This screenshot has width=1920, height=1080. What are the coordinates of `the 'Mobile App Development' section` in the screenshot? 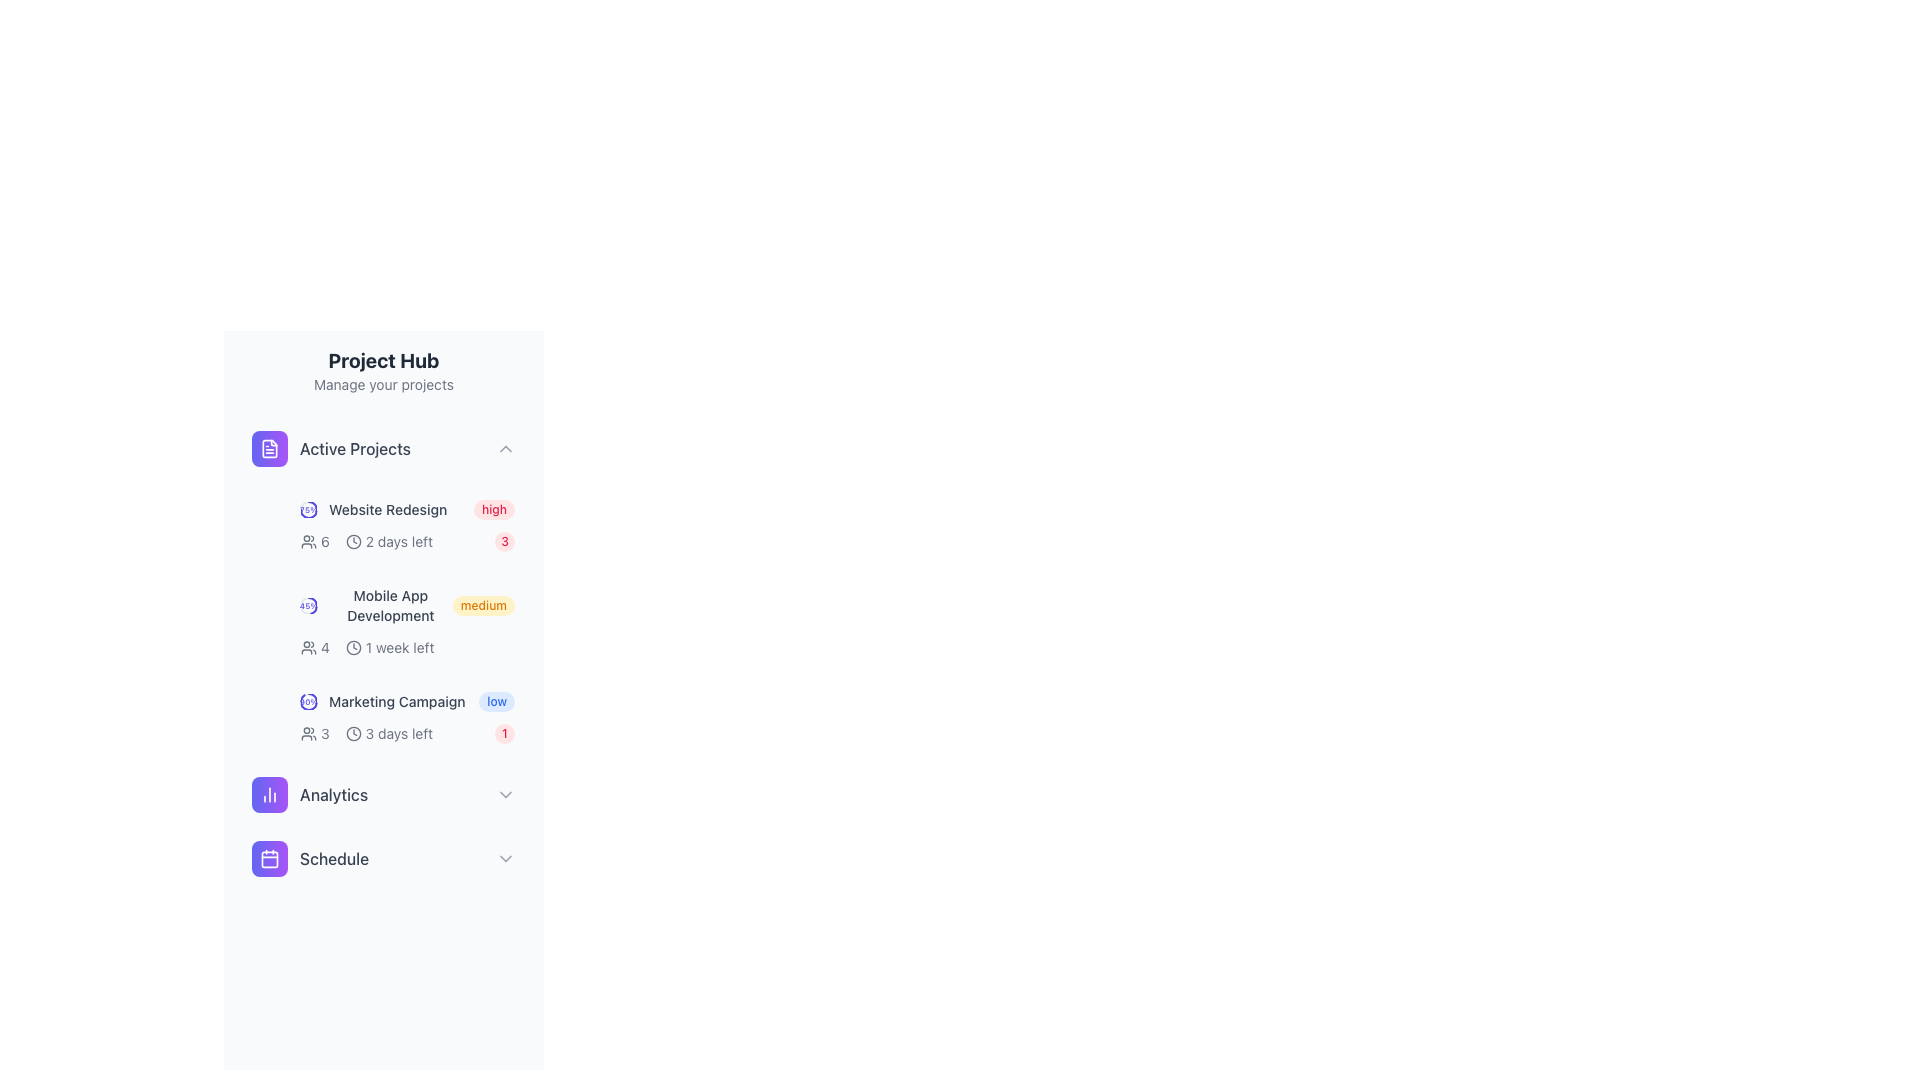 It's located at (384, 654).